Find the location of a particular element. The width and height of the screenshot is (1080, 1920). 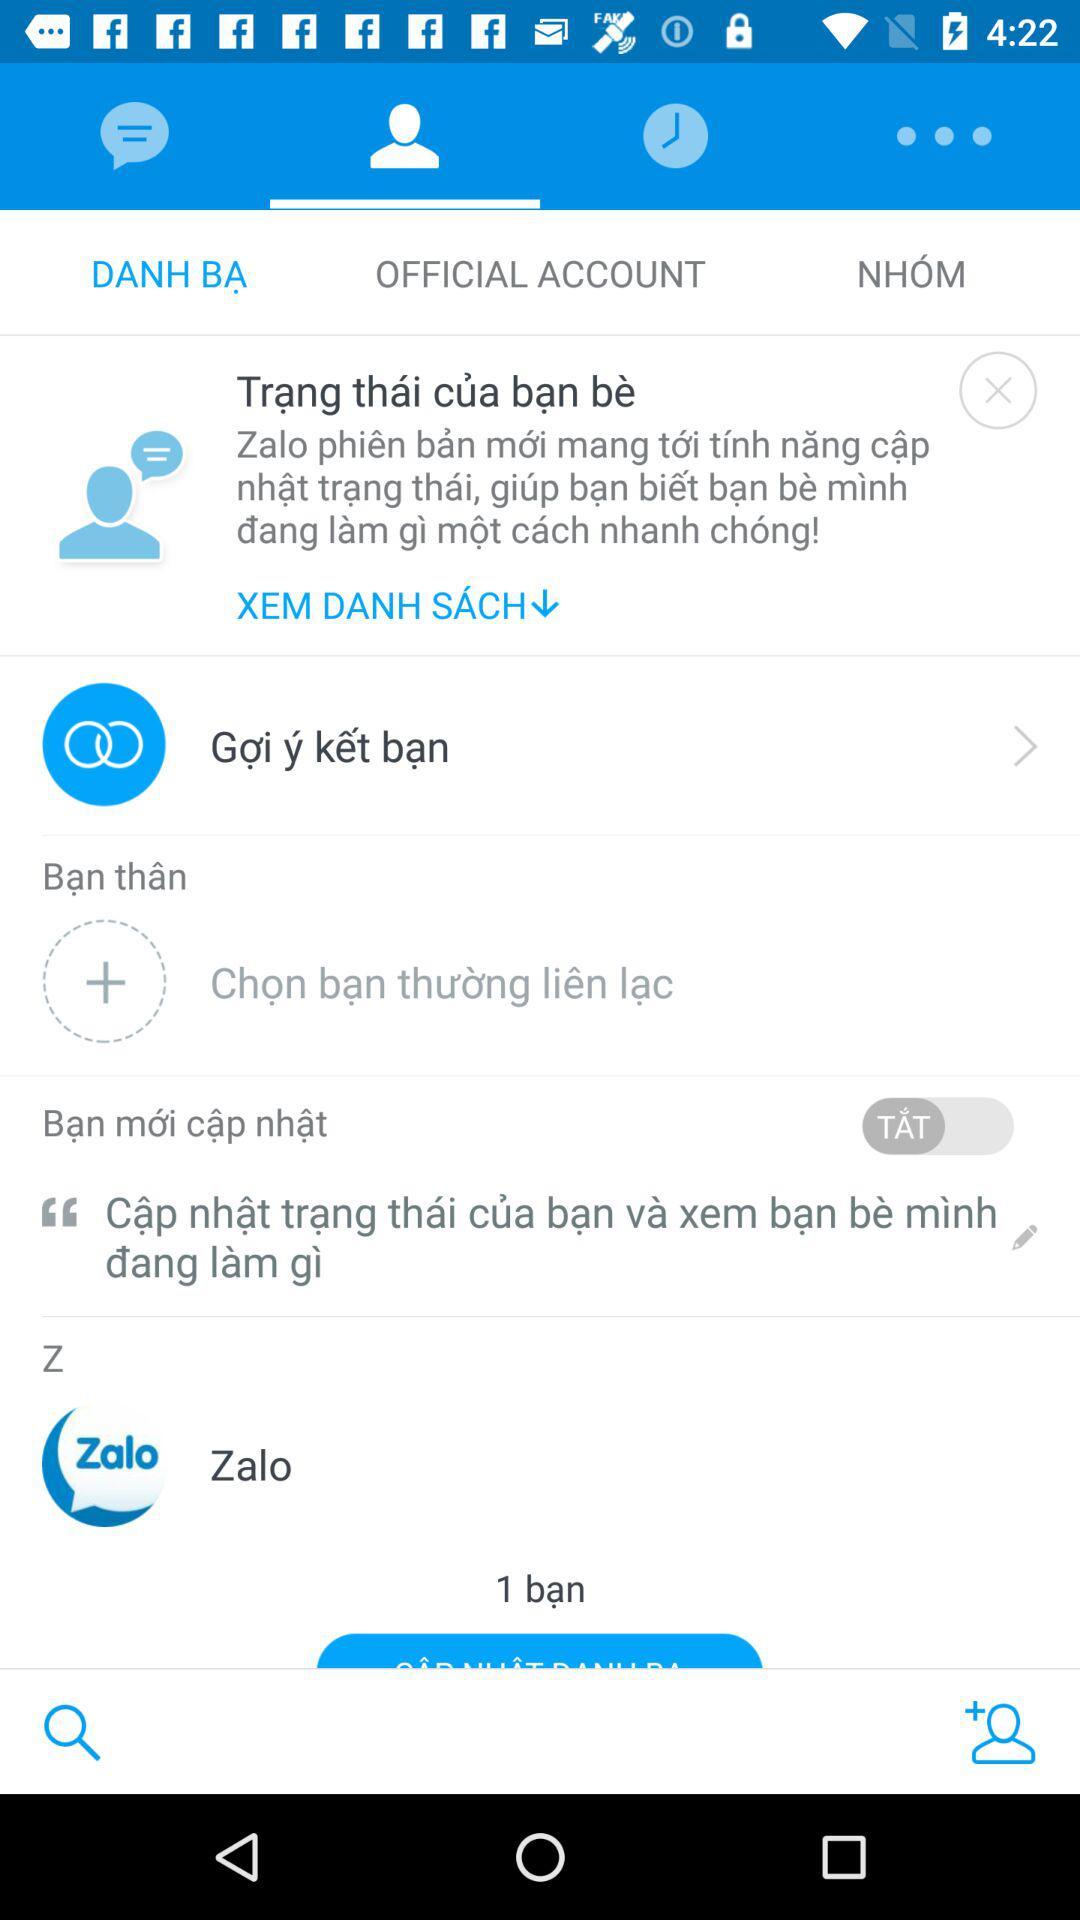

the z is located at coordinates (51, 1359).